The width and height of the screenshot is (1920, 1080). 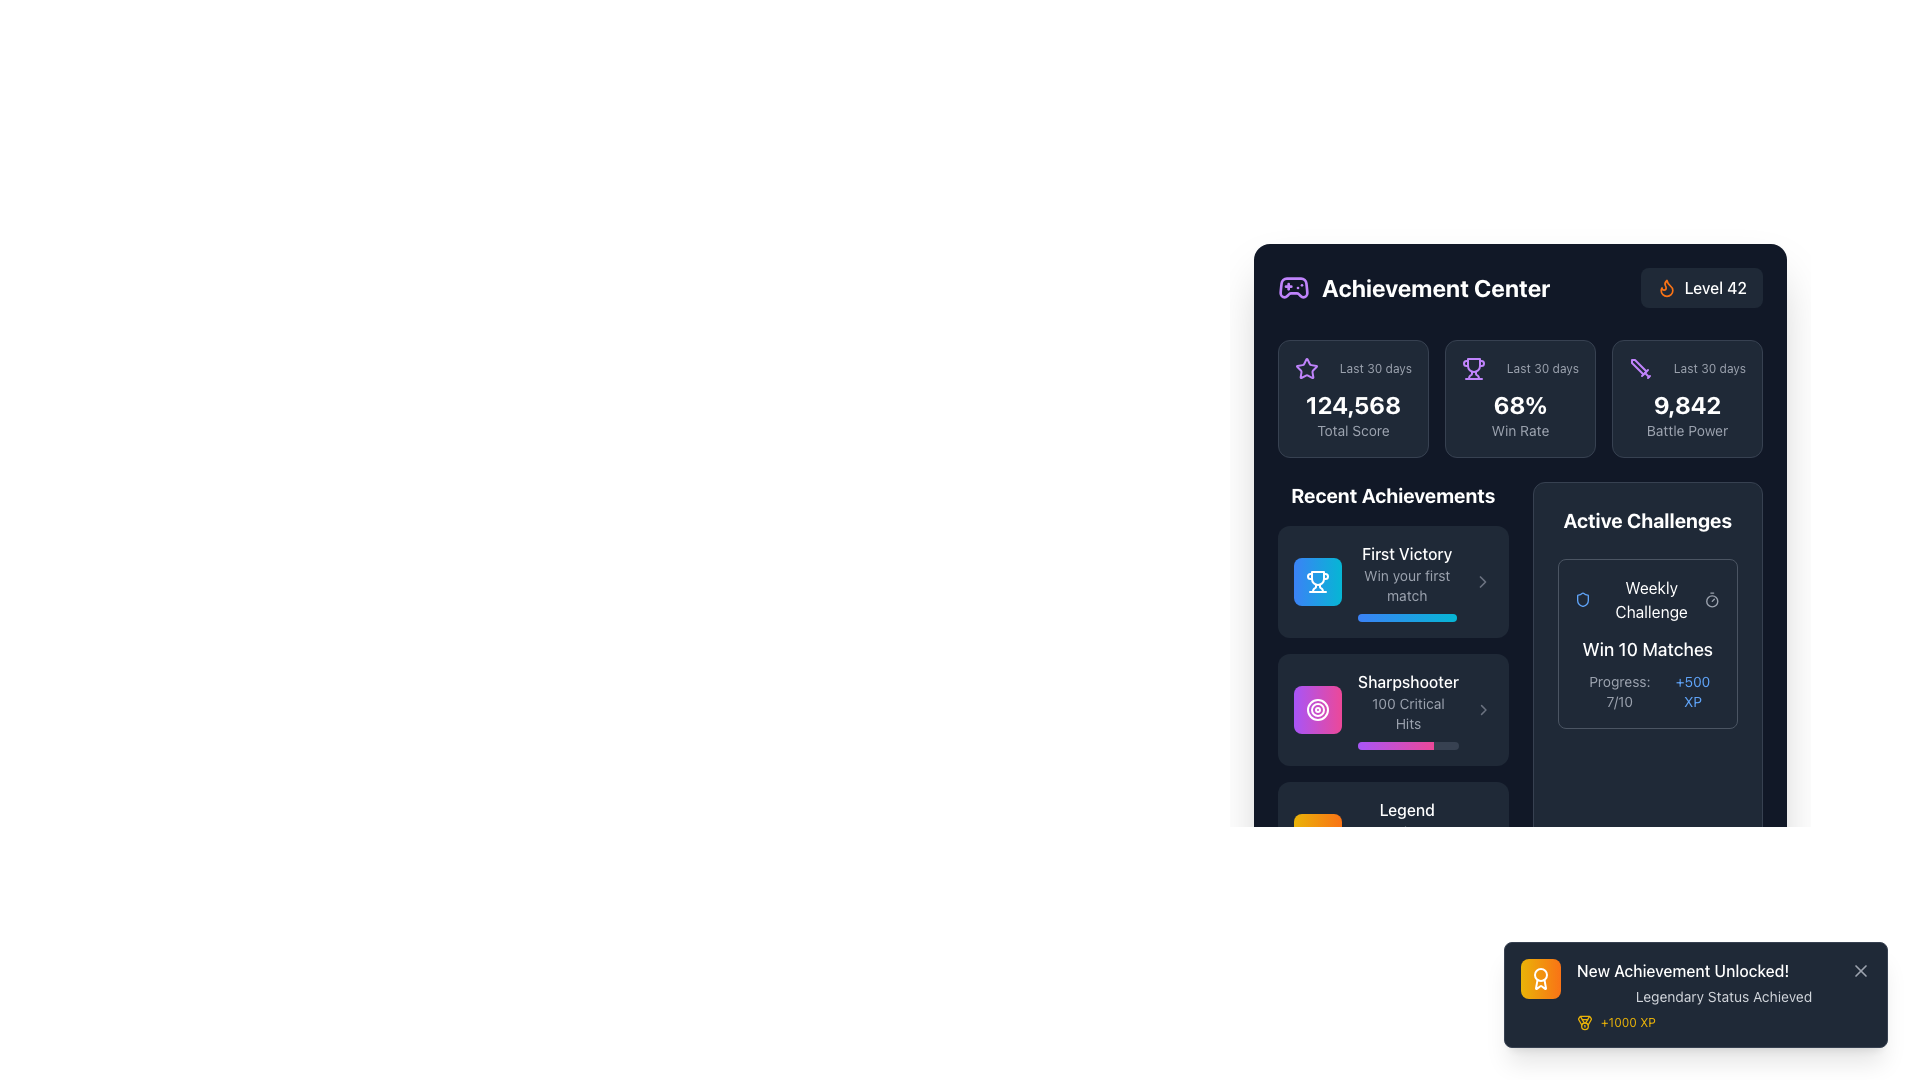 What do you see at coordinates (1407, 712) in the screenshot?
I see `the '100 Critical Hits' text display within the 'Sharpshooter' card in the 'Recent Achievements' panel` at bounding box center [1407, 712].